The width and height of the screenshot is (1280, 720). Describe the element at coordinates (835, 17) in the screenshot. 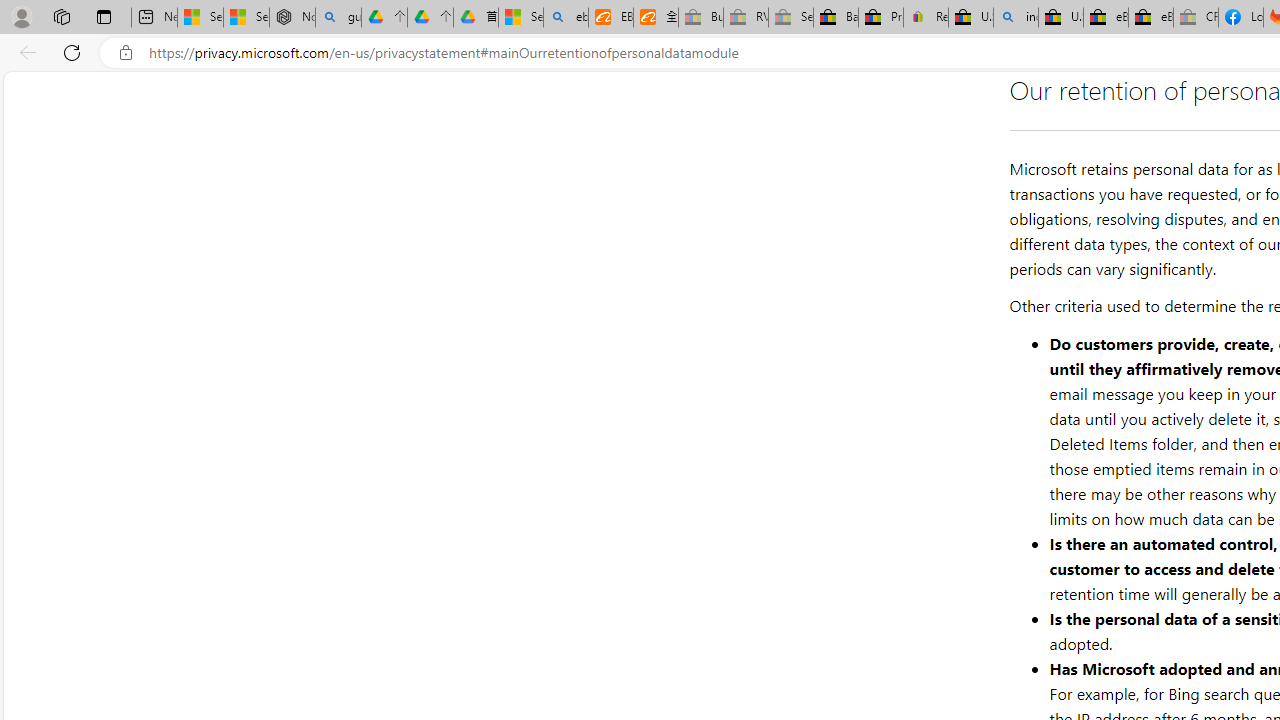

I see `'Baby Keepsakes & Announcements for sale | eBay'` at that location.